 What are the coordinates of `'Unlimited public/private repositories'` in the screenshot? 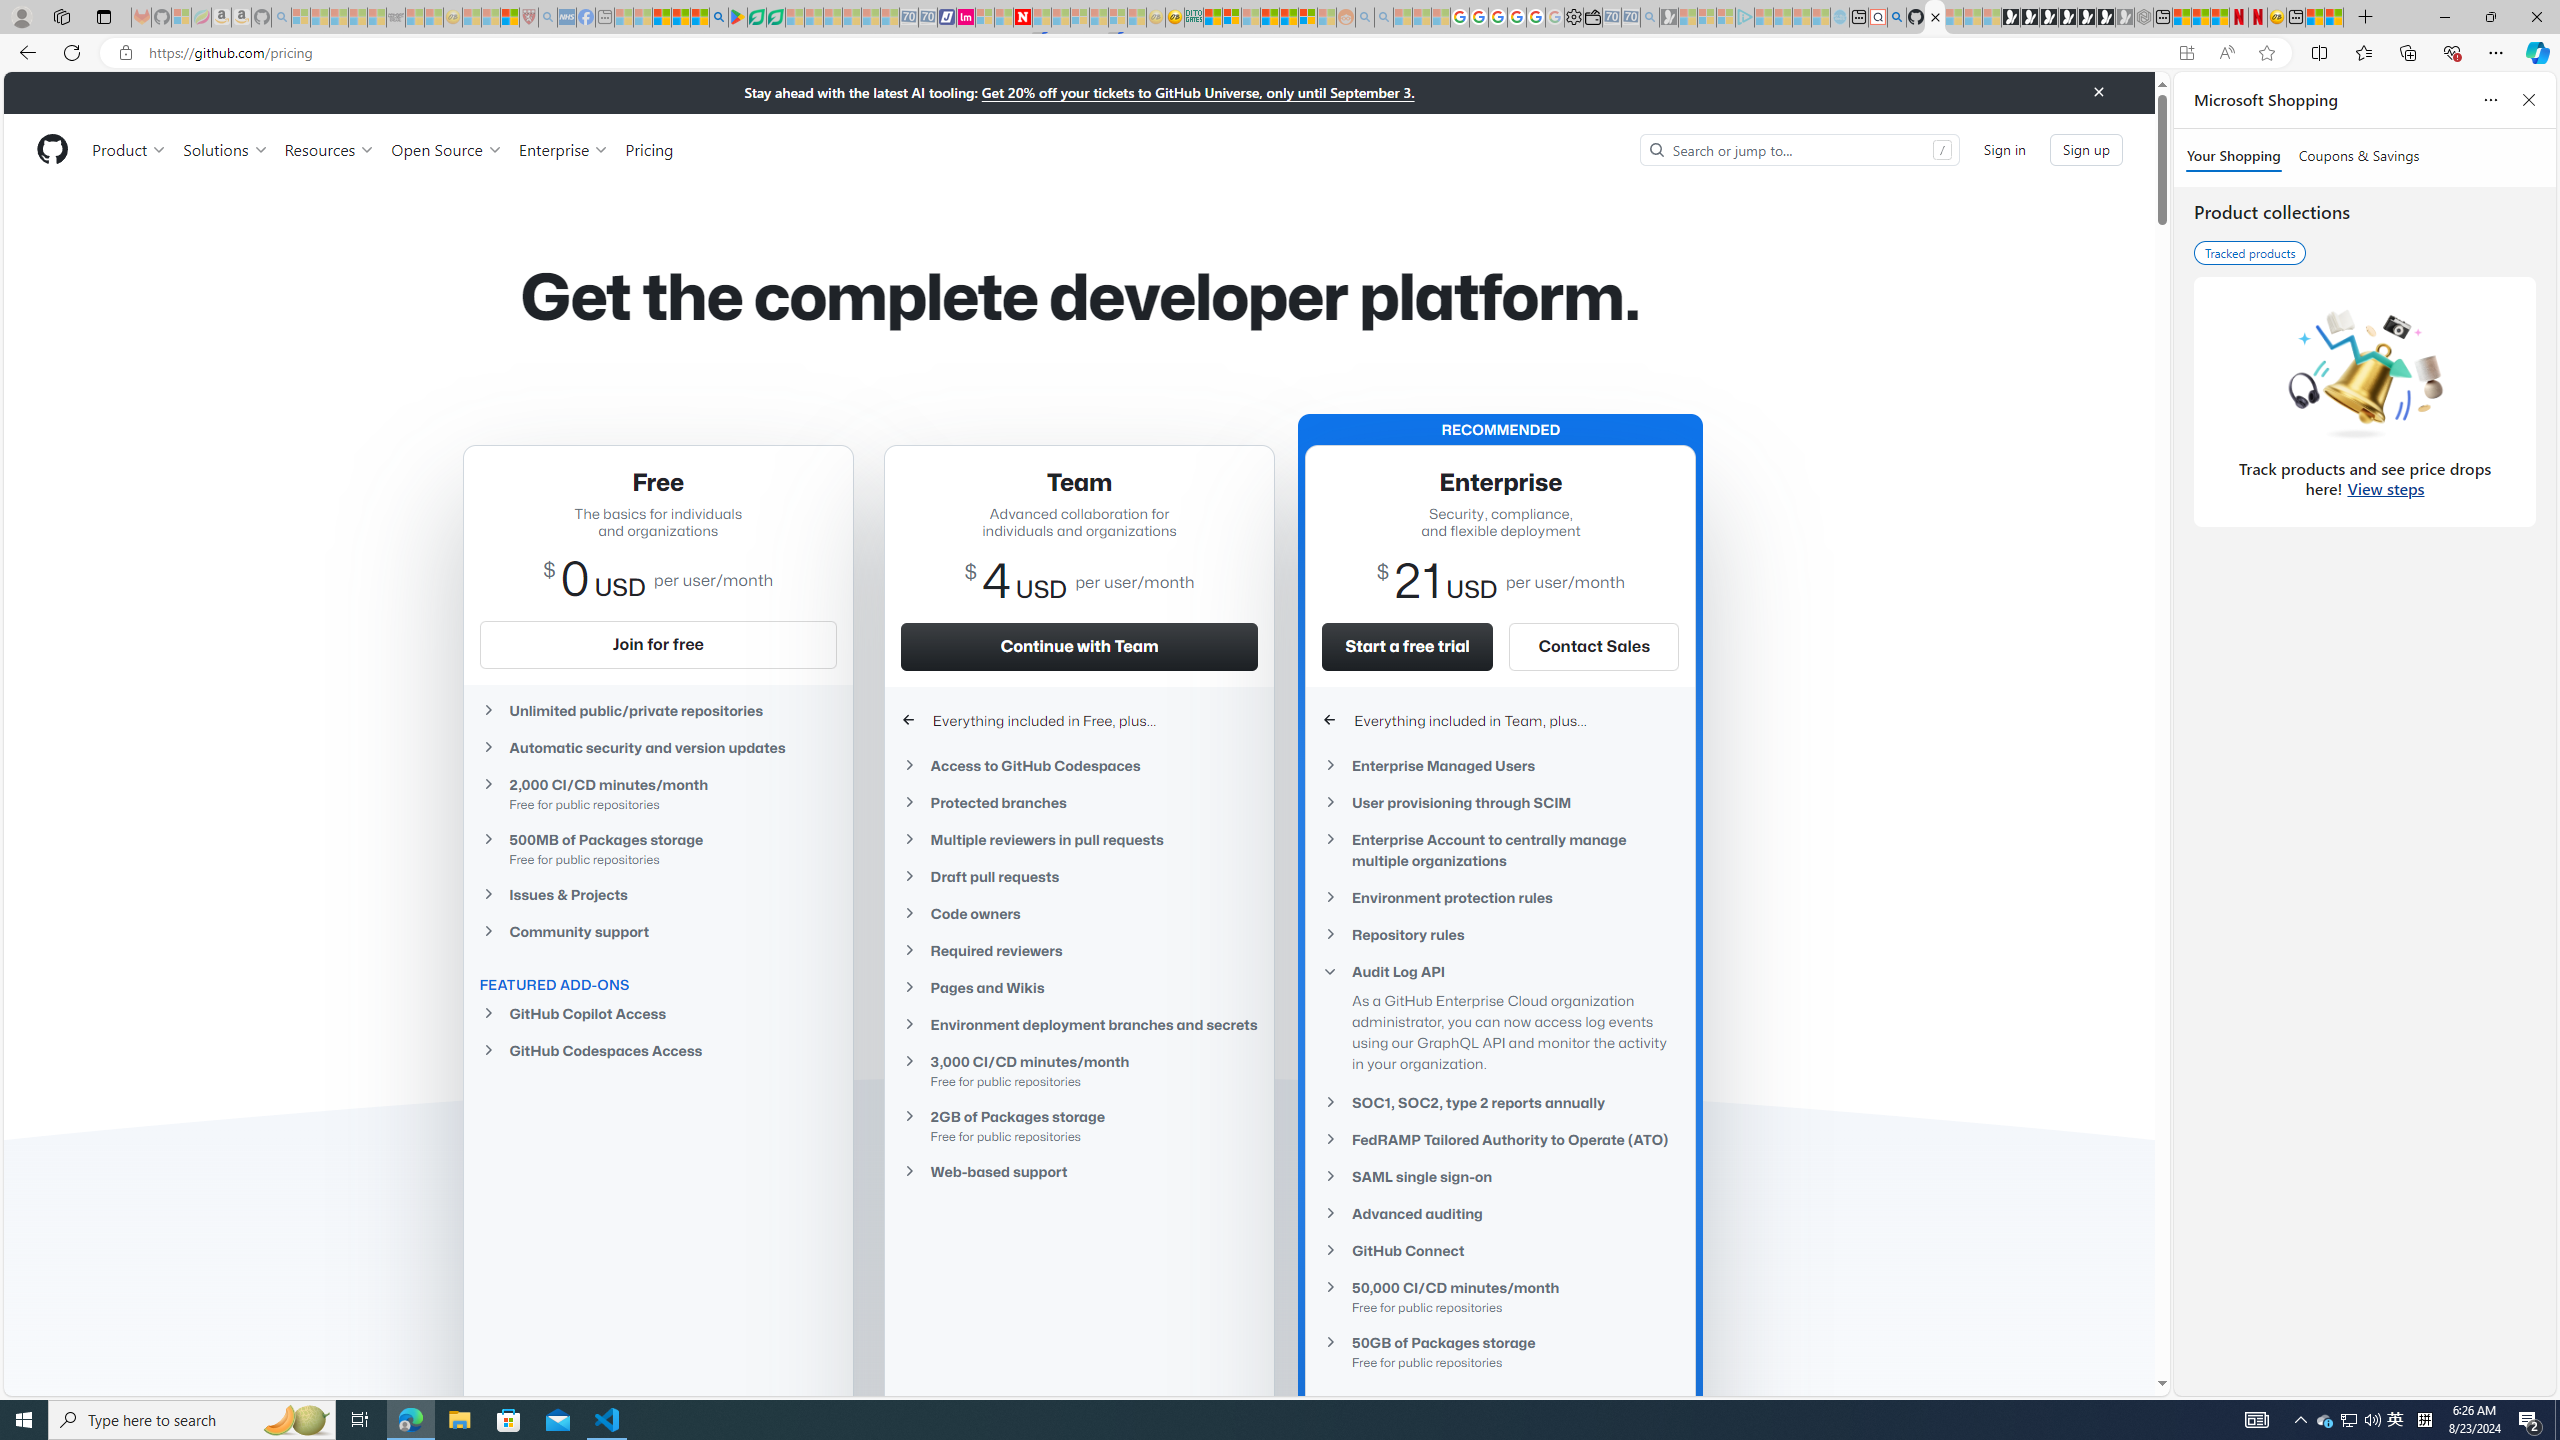 It's located at (656, 709).